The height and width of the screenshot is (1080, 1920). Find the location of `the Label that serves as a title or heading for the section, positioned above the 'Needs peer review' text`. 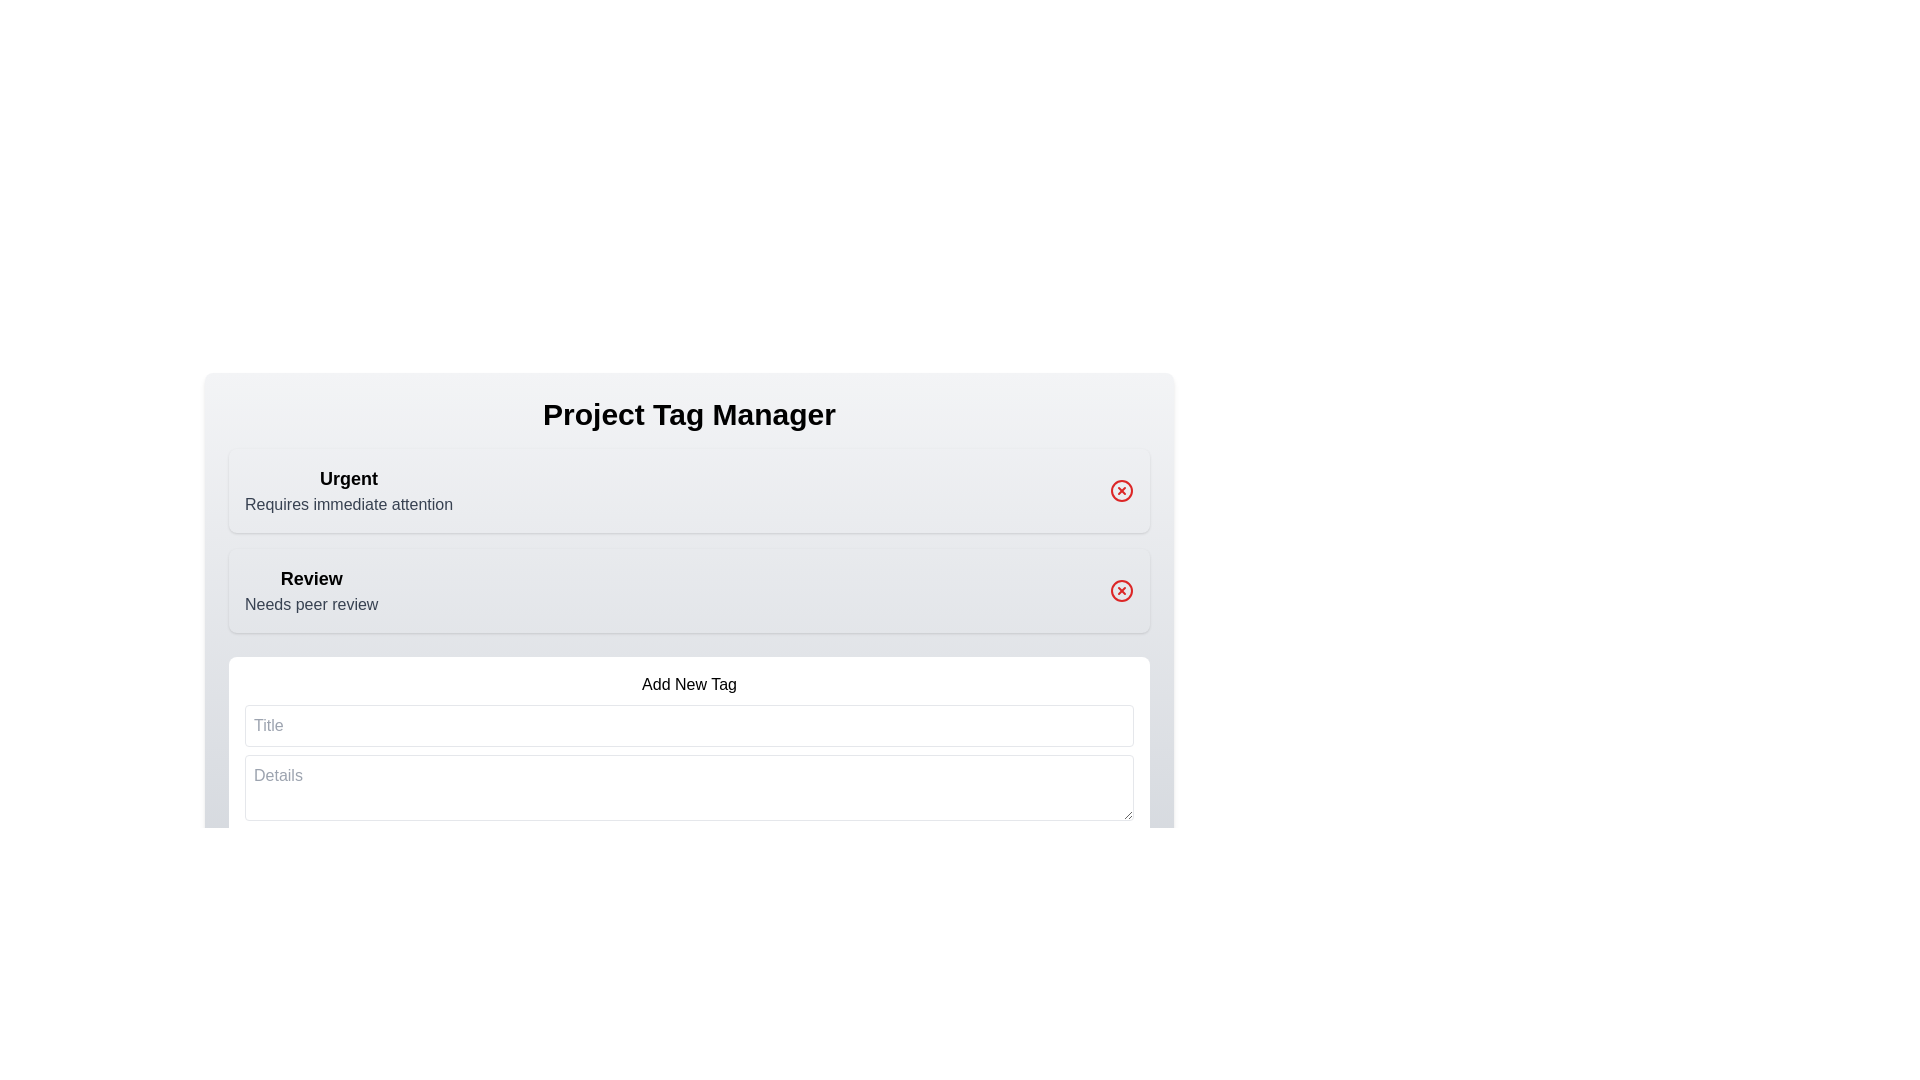

the Label that serves as a title or heading for the section, positioned above the 'Needs peer review' text is located at coordinates (310, 578).